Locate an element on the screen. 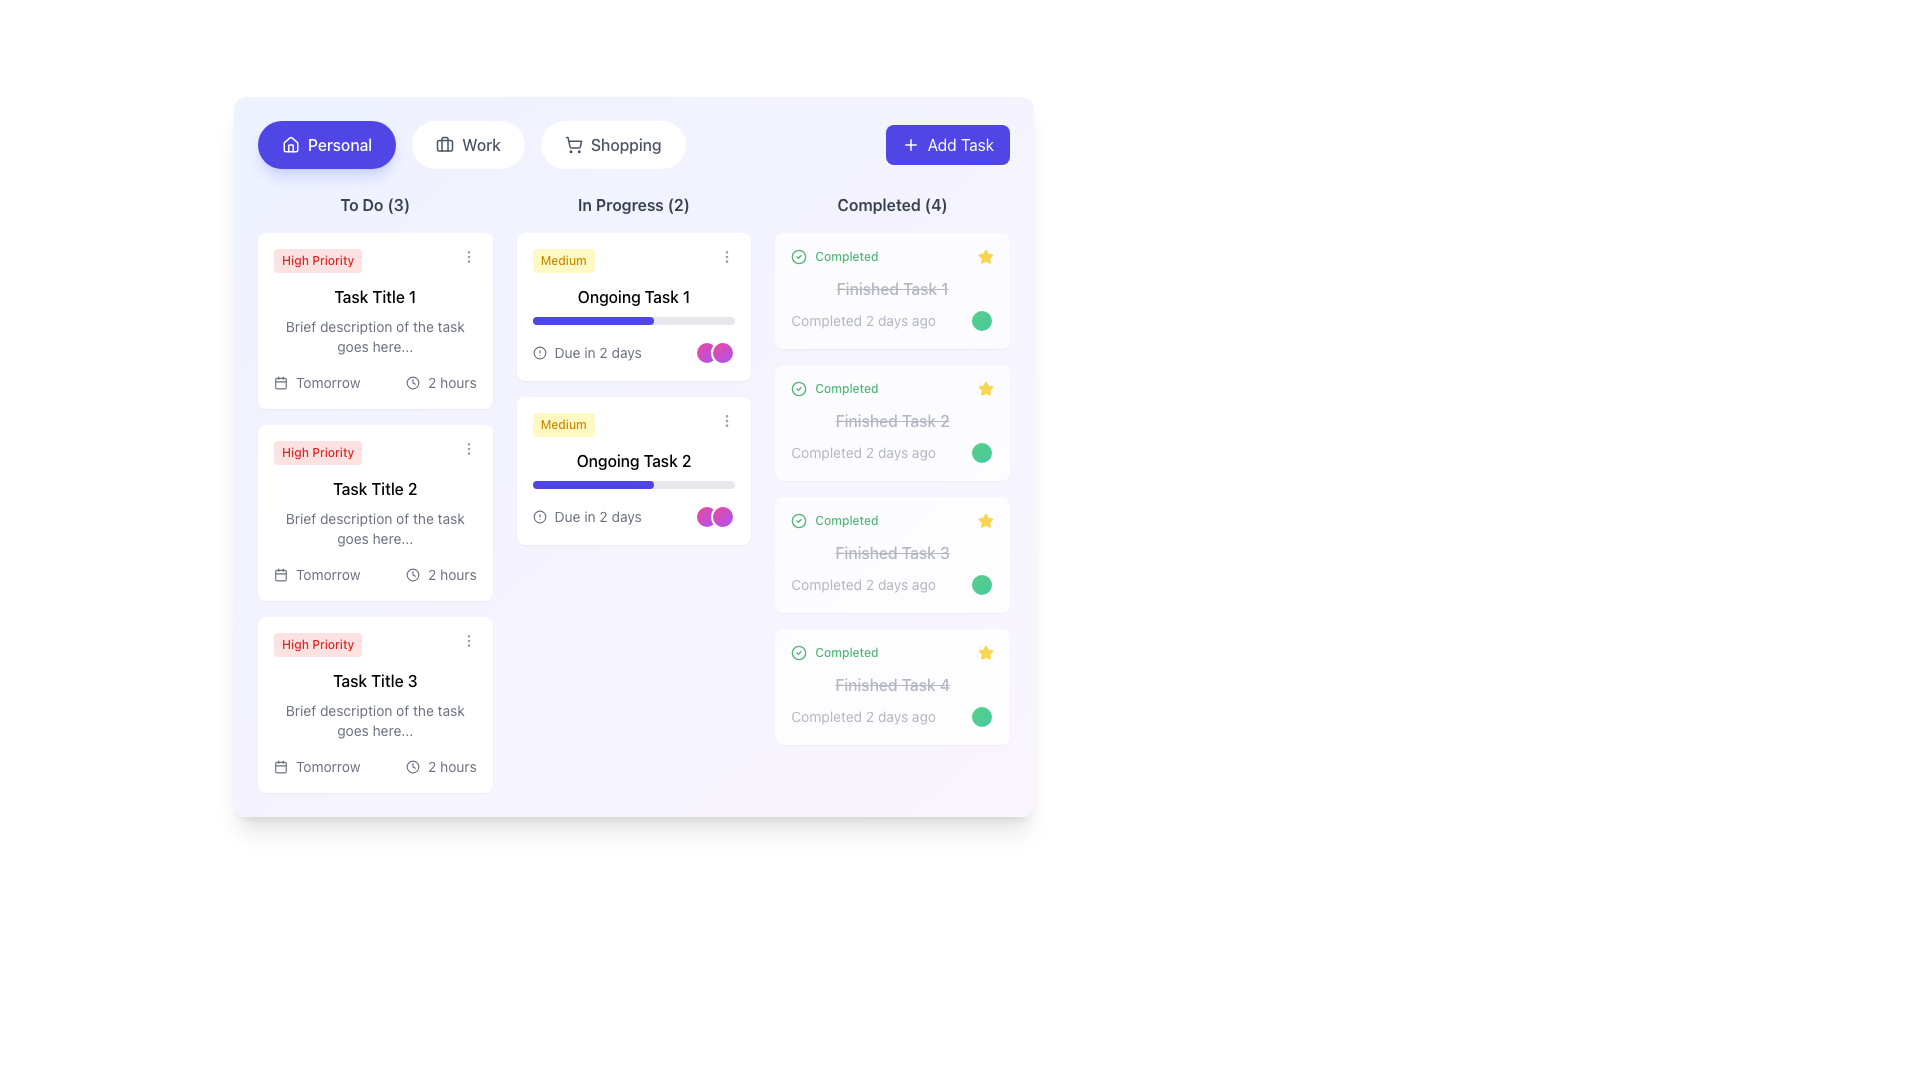  the text block displaying the message 'Brief description of the task goes here...' located inside the task card under 'Task Title 3' in the 'To Do' column is located at coordinates (375, 721).